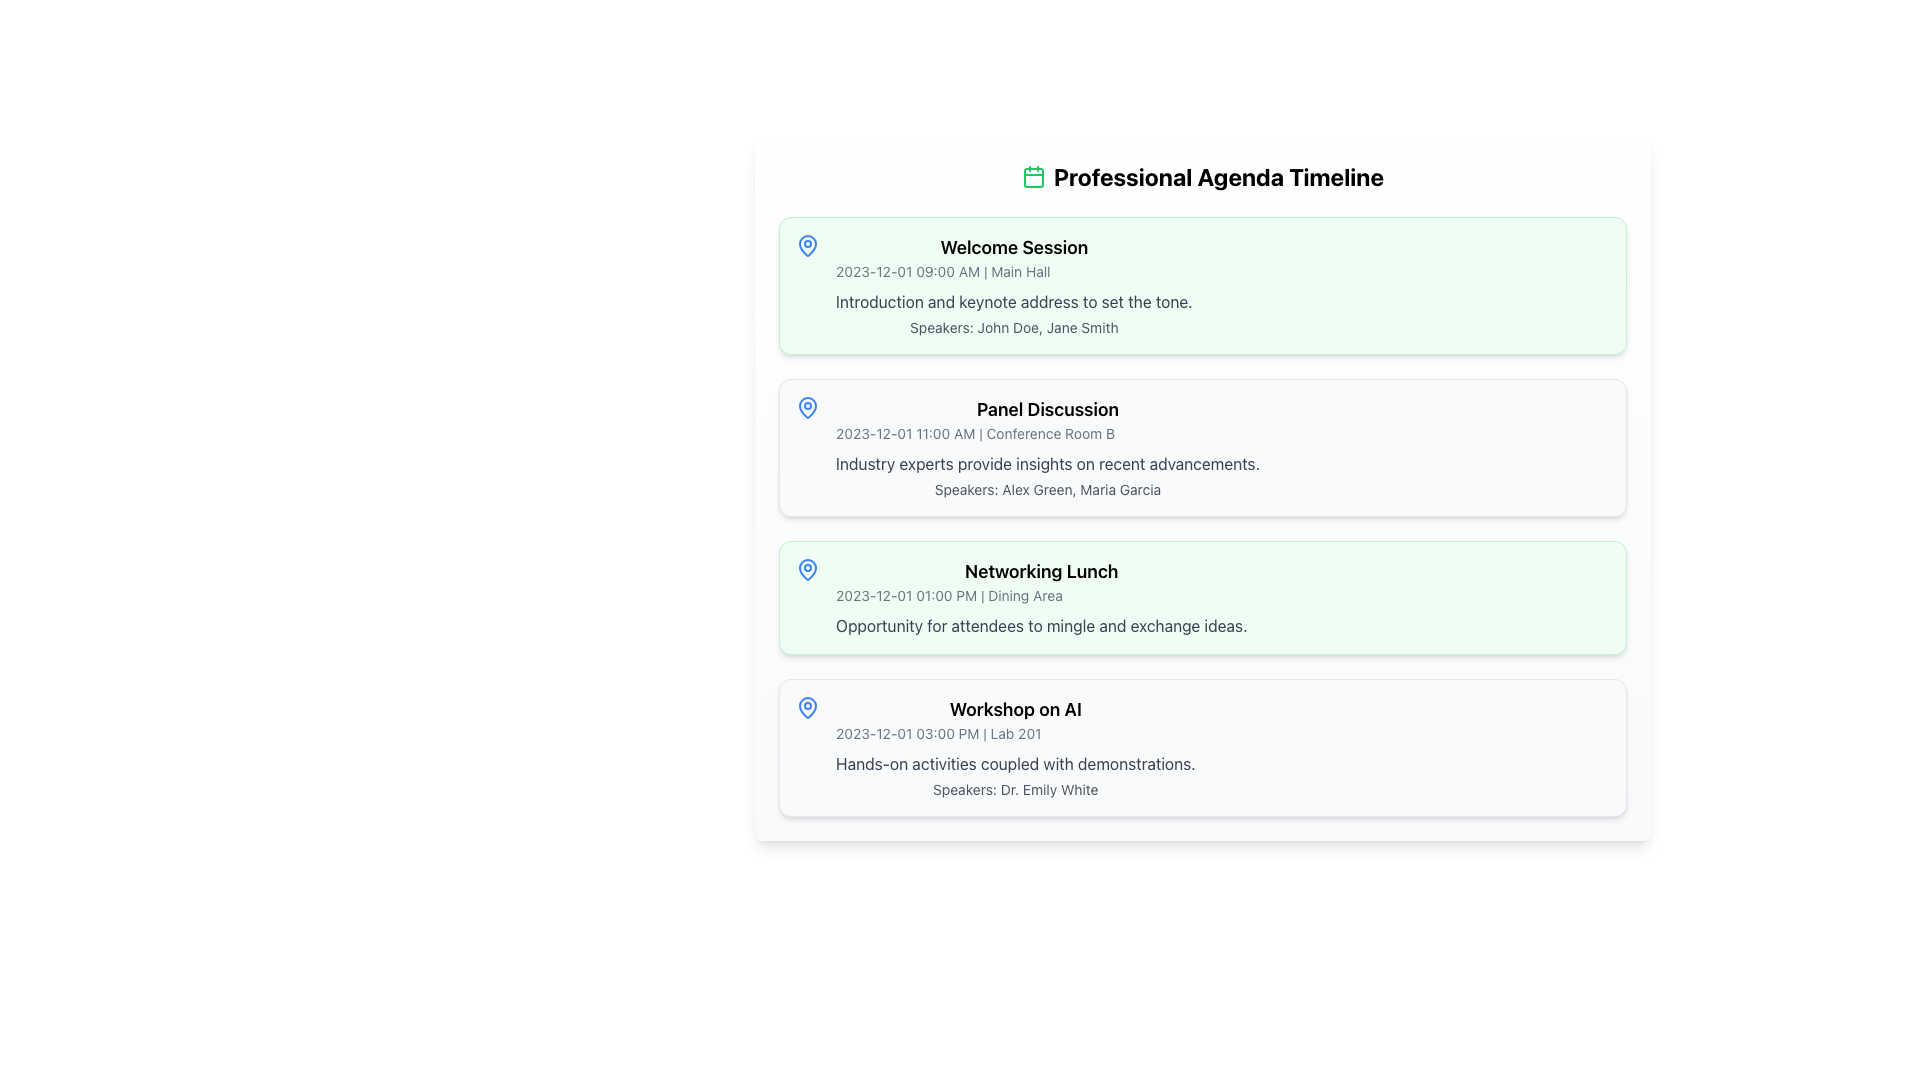  I want to click on the 'Workshop on AI' informational section, which is the fourth item in the agenda list and includes details such as time and location, so click(1202, 748).